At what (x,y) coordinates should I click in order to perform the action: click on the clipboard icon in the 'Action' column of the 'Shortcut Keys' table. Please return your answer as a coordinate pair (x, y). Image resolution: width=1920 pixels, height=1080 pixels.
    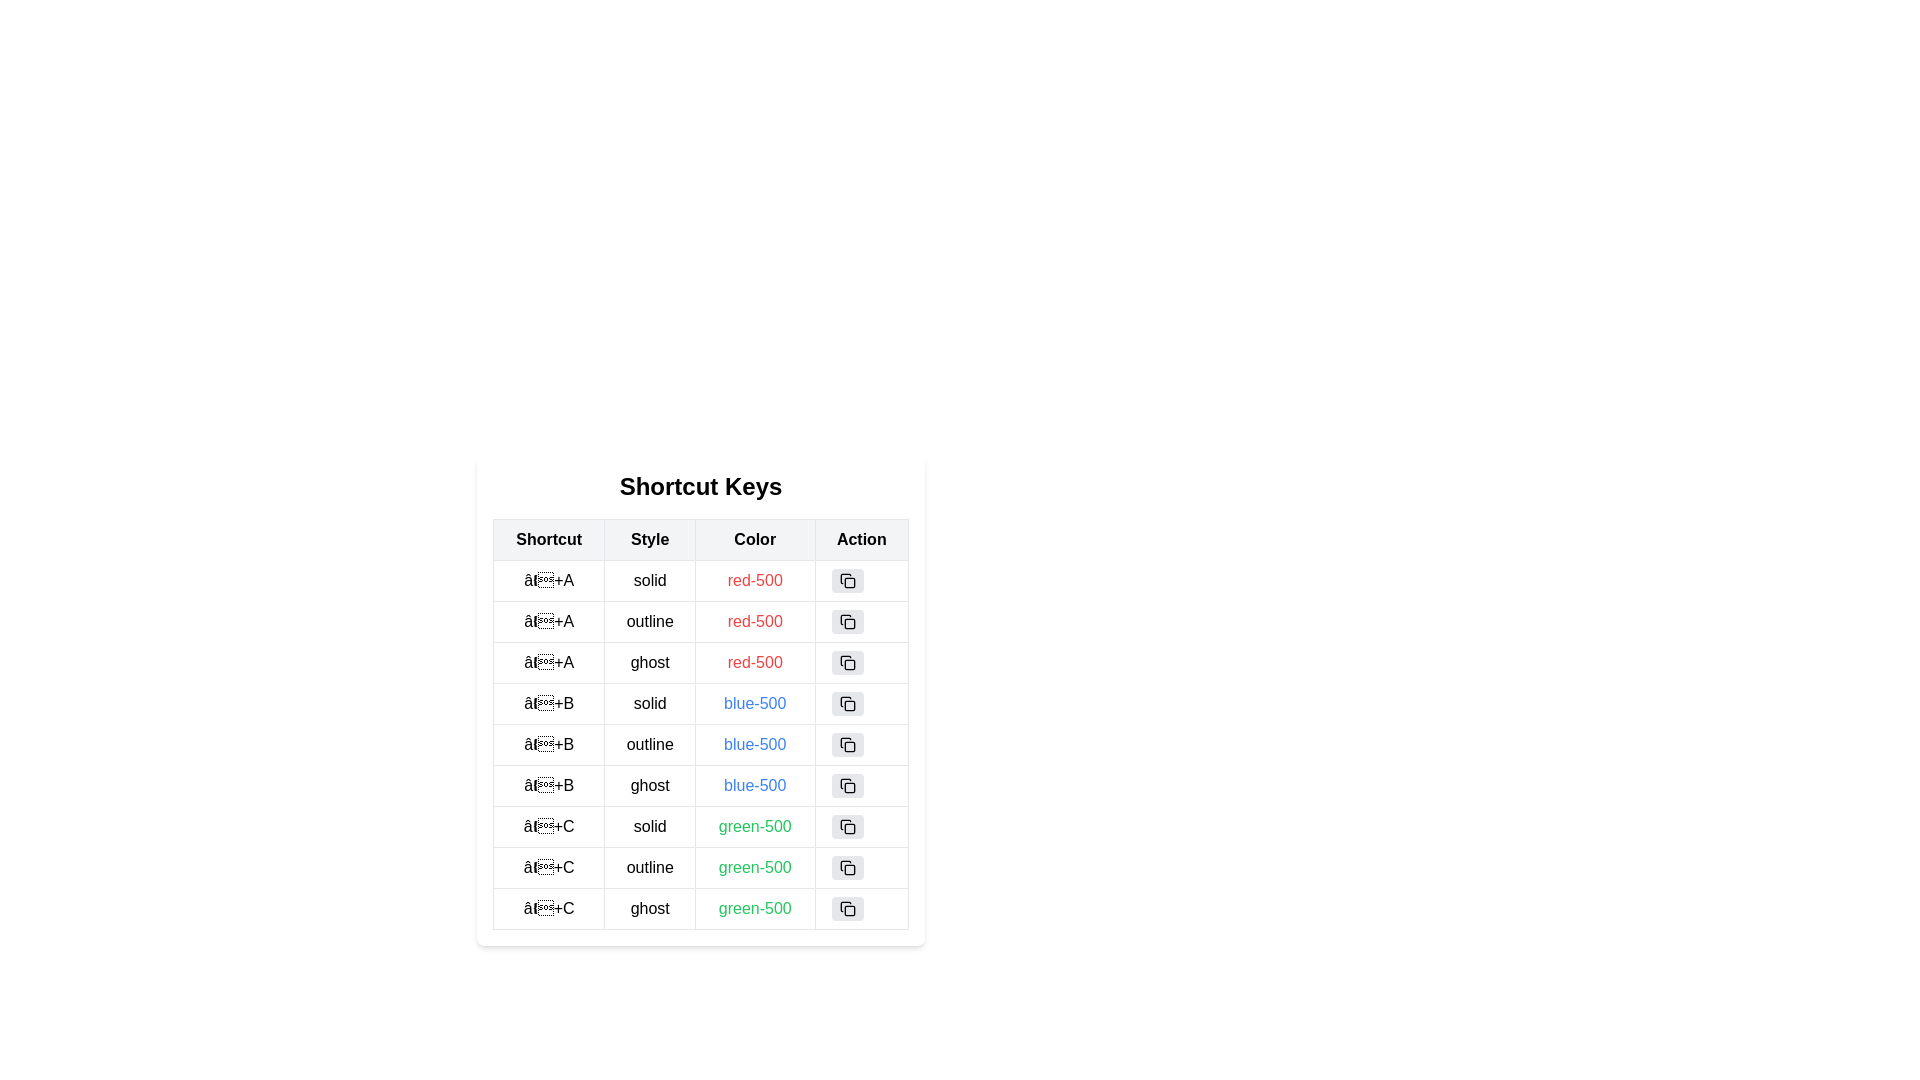
    Looking at the image, I should click on (845, 782).